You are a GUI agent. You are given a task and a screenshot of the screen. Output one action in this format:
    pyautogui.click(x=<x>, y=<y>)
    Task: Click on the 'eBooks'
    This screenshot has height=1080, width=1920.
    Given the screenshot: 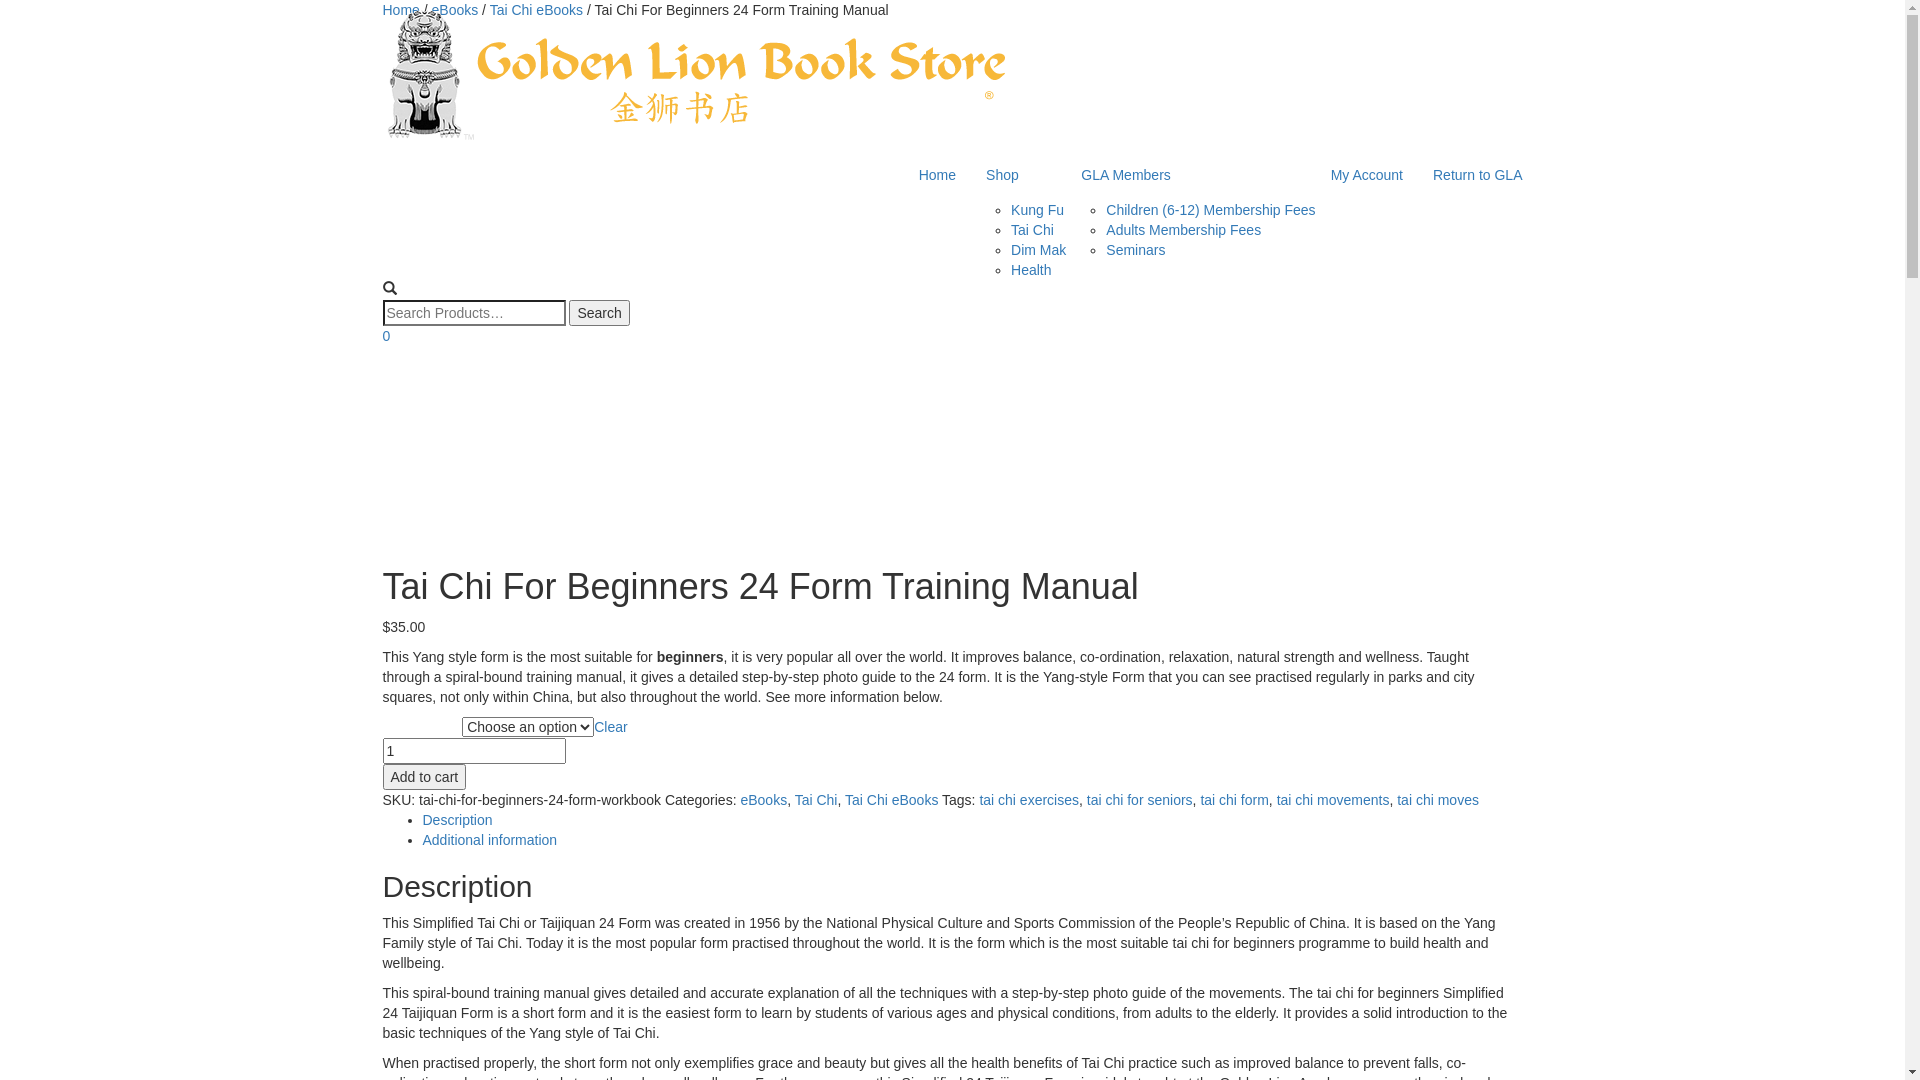 What is the action you would take?
    pyautogui.click(x=762, y=798)
    